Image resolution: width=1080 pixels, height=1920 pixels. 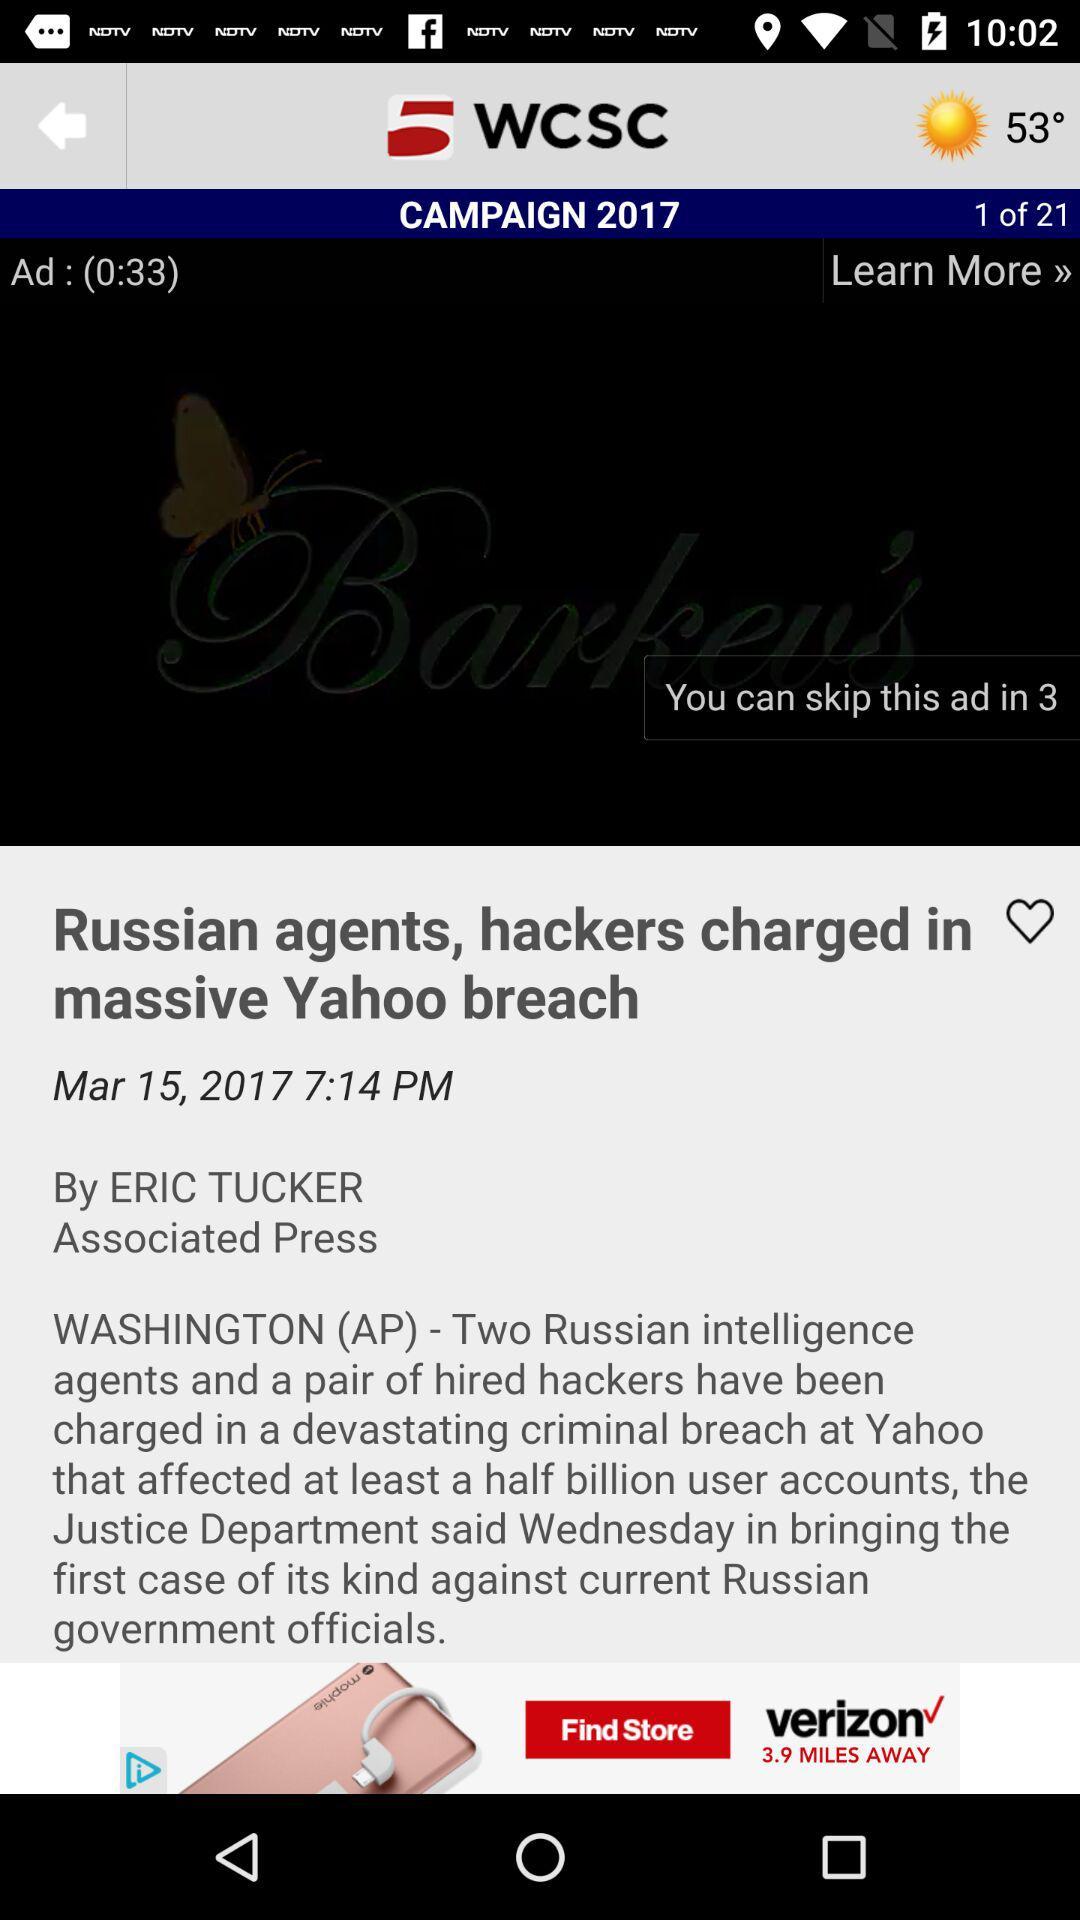 What do you see at coordinates (988, 124) in the screenshot?
I see `the settings icon` at bounding box center [988, 124].